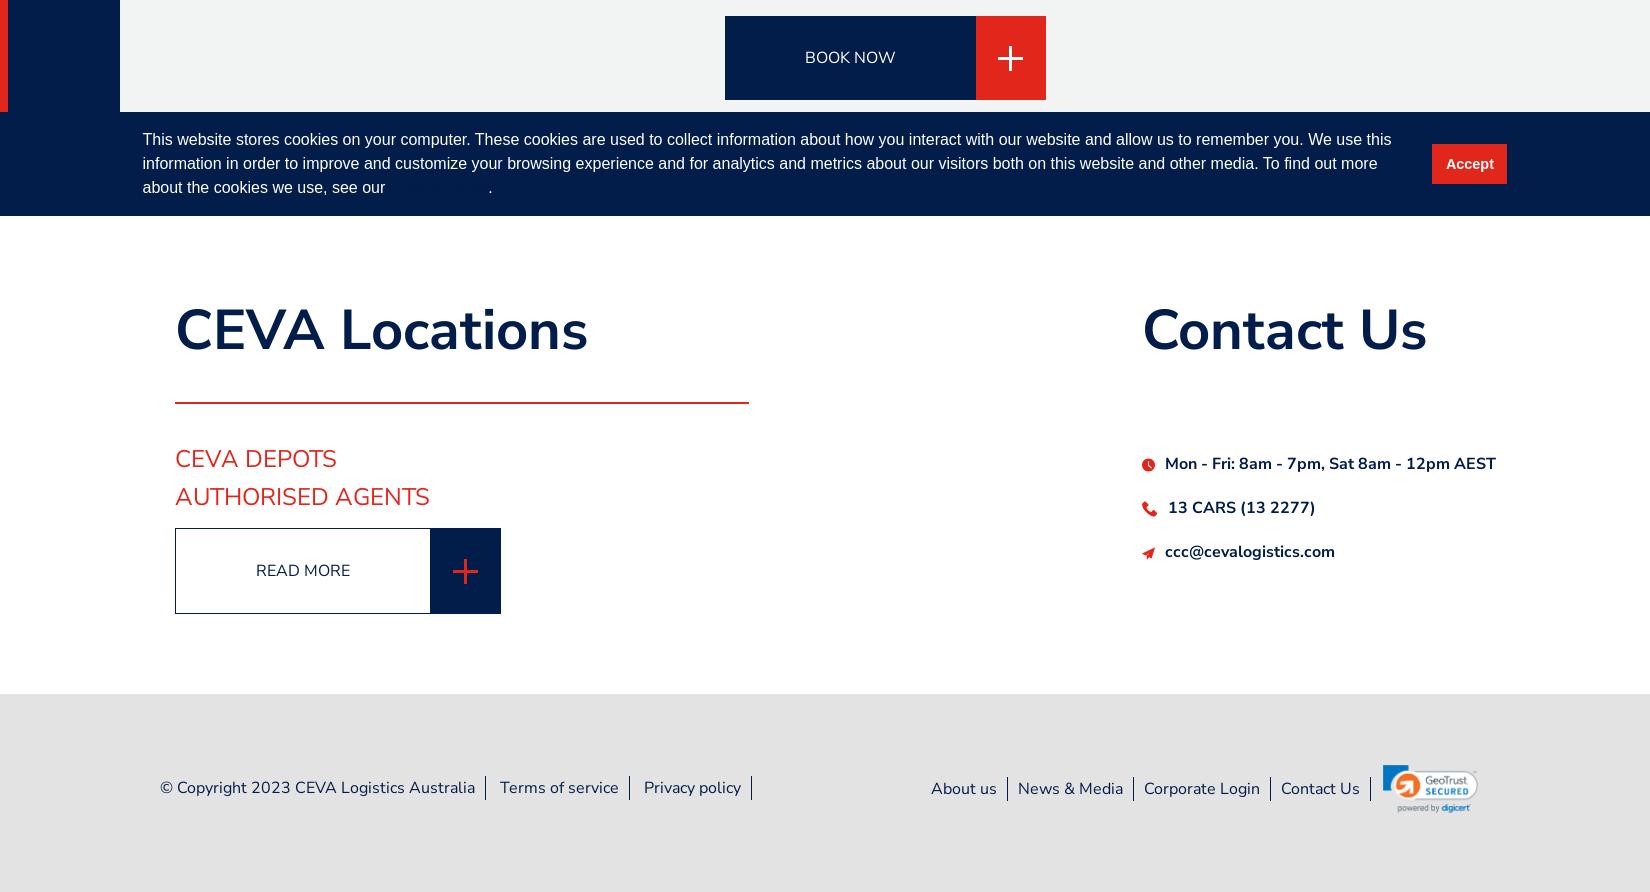  I want to click on 'Book now', so click(849, 57).